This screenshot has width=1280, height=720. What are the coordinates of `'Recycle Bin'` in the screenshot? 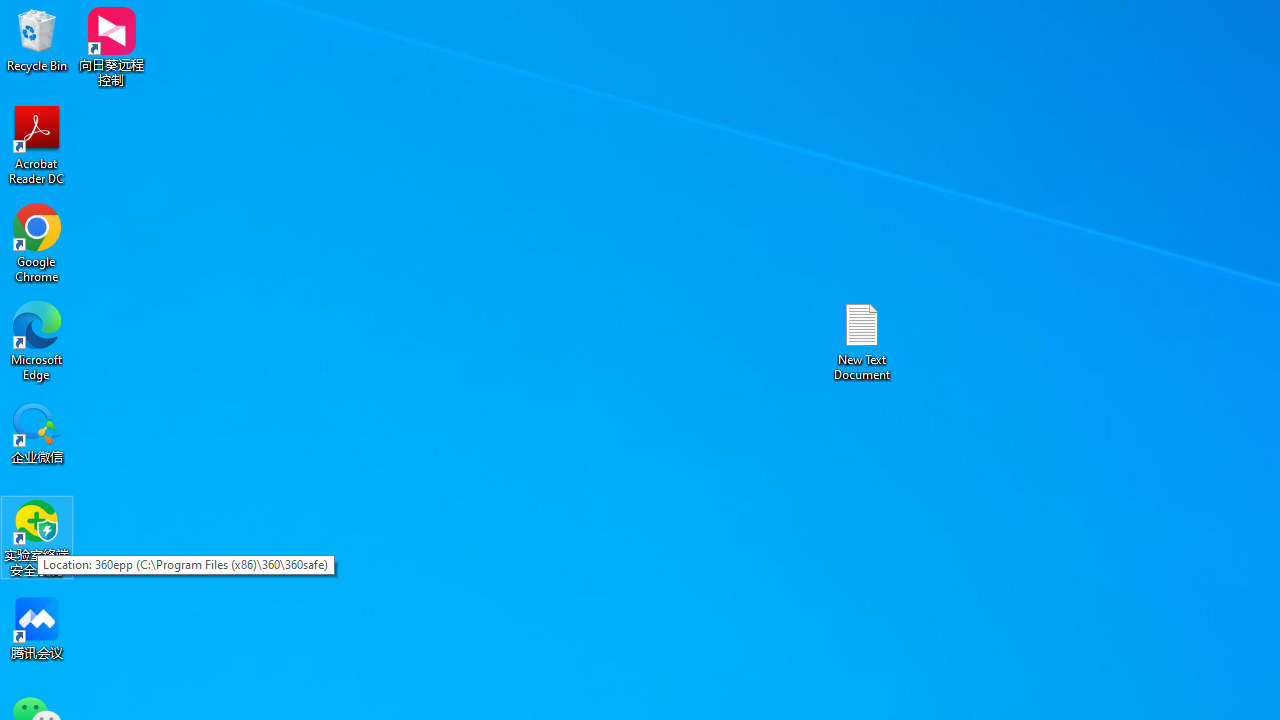 It's located at (37, 39).